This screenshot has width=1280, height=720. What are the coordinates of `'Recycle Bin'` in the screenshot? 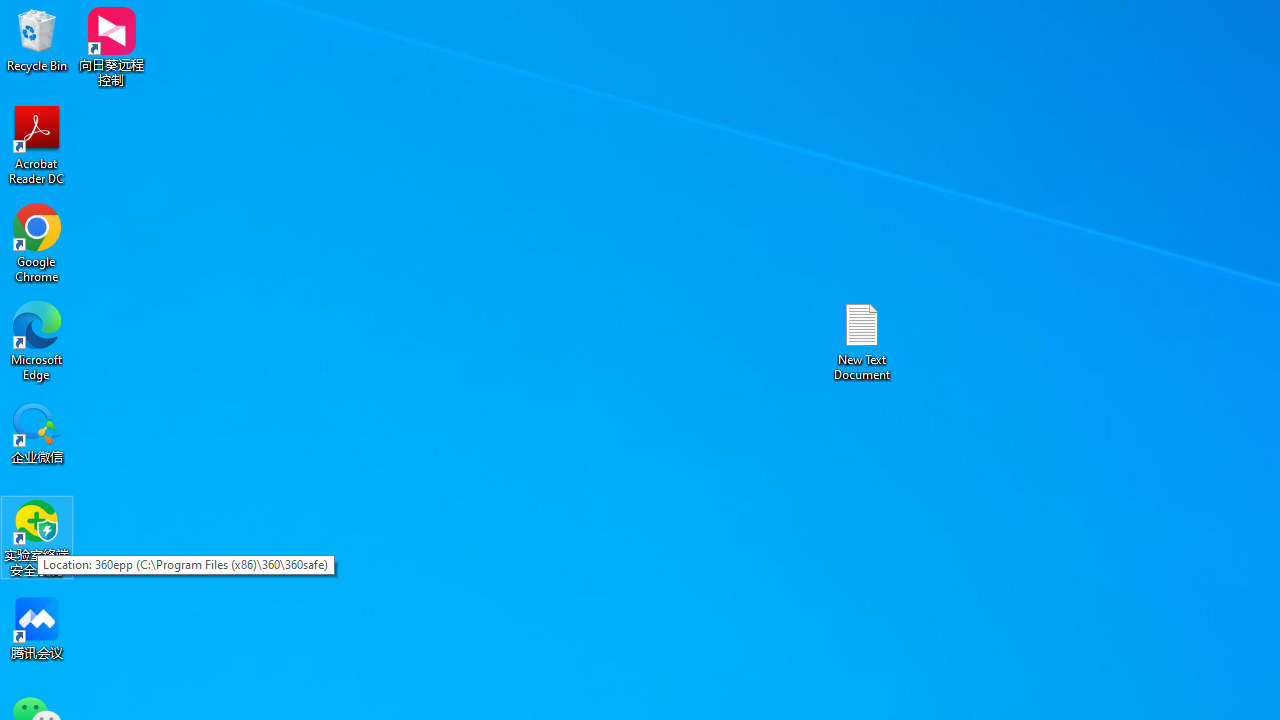 It's located at (37, 39).